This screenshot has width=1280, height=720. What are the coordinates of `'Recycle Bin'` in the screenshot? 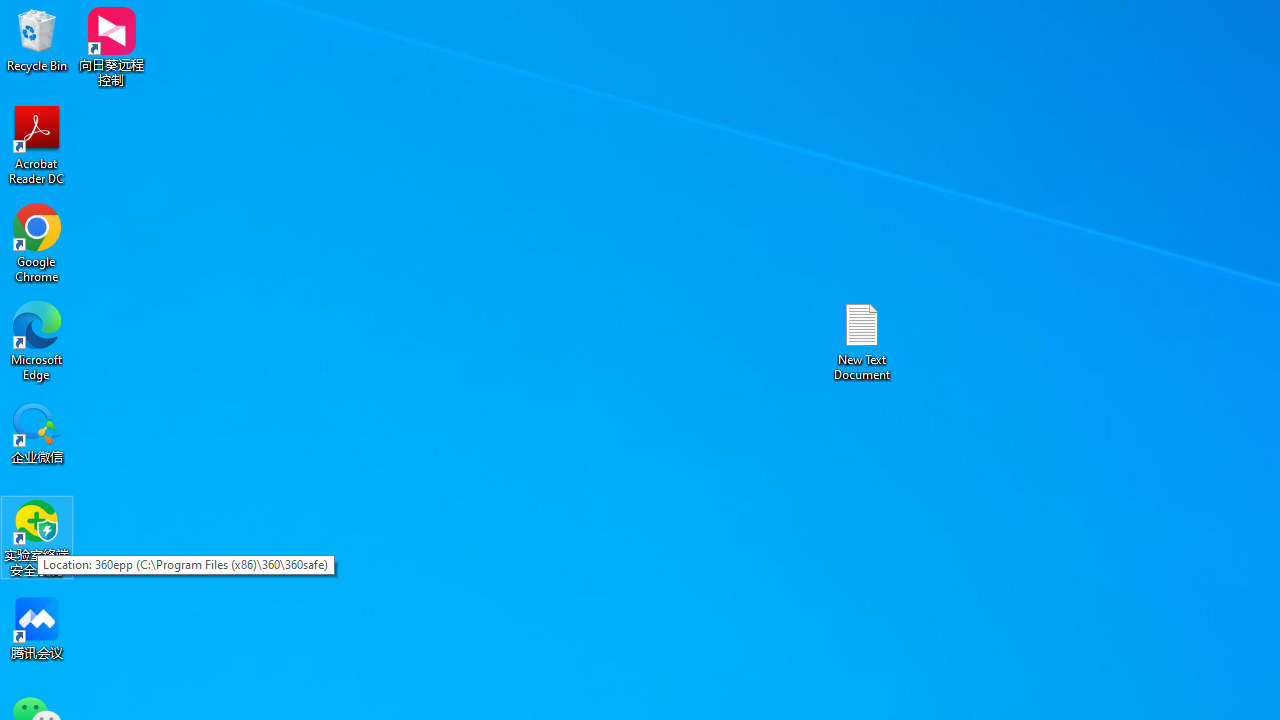 It's located at (37, 39).